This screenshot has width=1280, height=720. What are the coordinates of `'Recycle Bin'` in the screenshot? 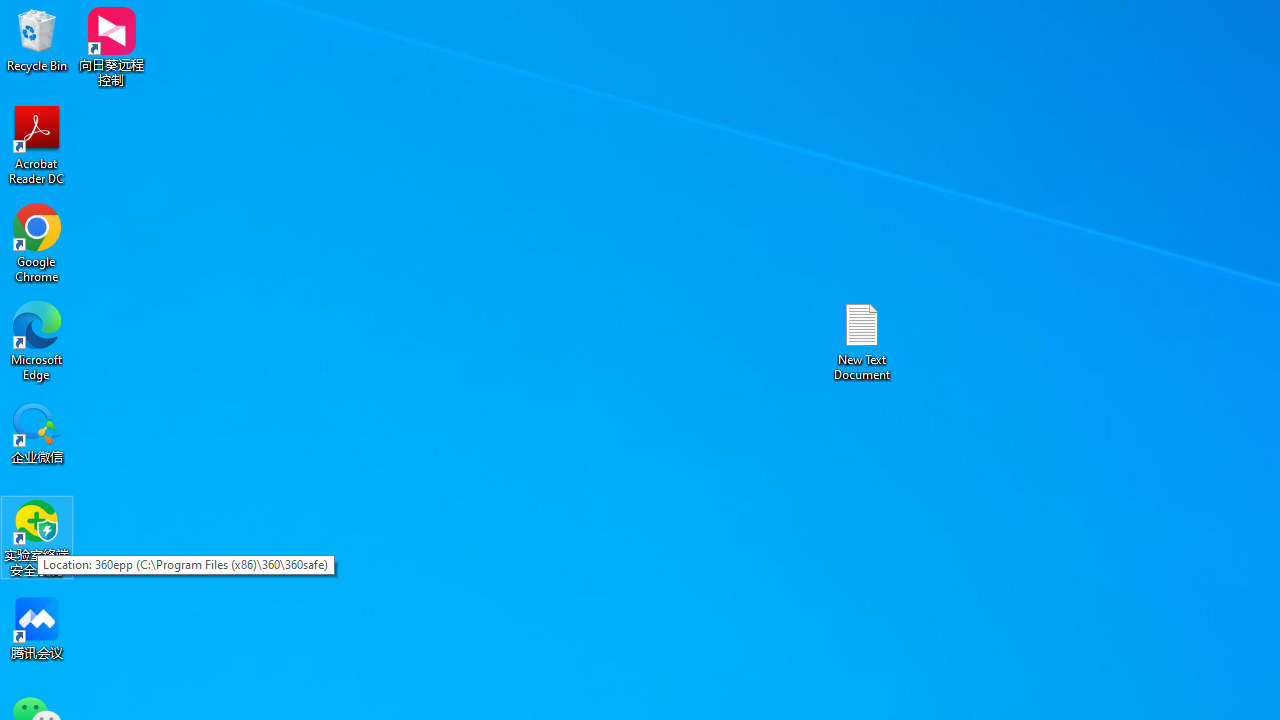 It's located at (37, 39).